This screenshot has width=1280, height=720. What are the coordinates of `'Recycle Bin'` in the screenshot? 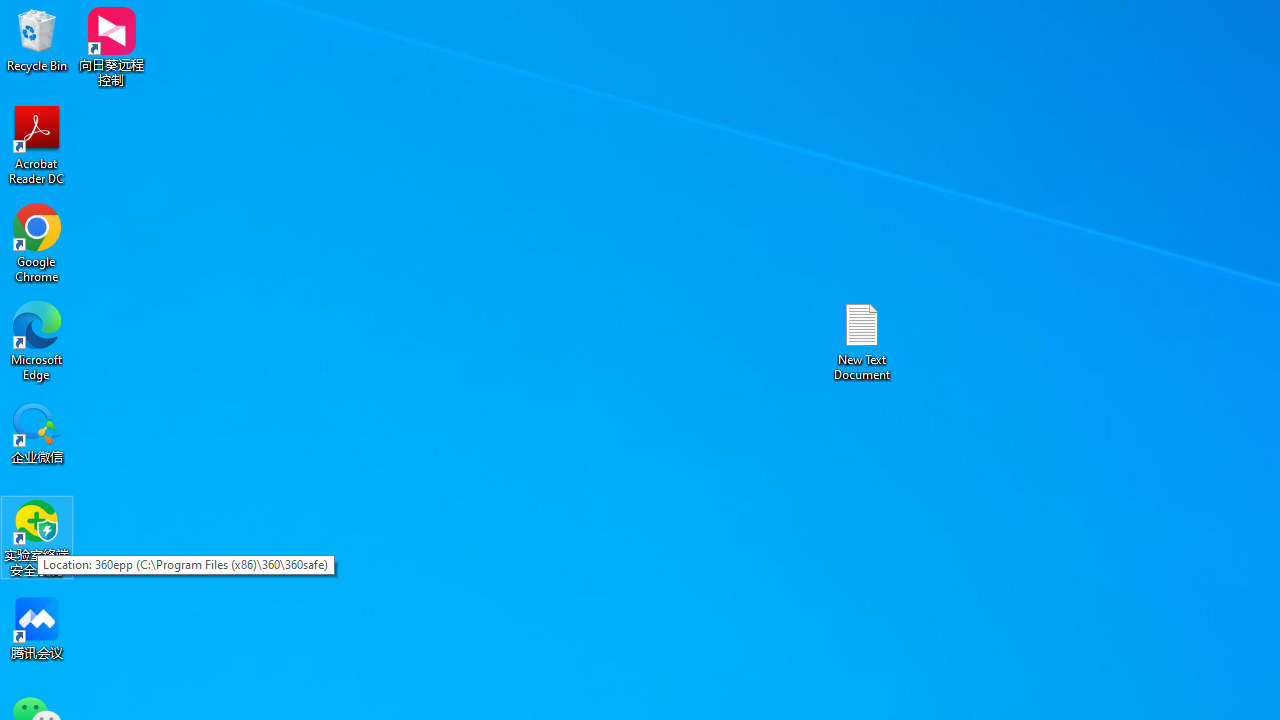 It's located at (37, 39).